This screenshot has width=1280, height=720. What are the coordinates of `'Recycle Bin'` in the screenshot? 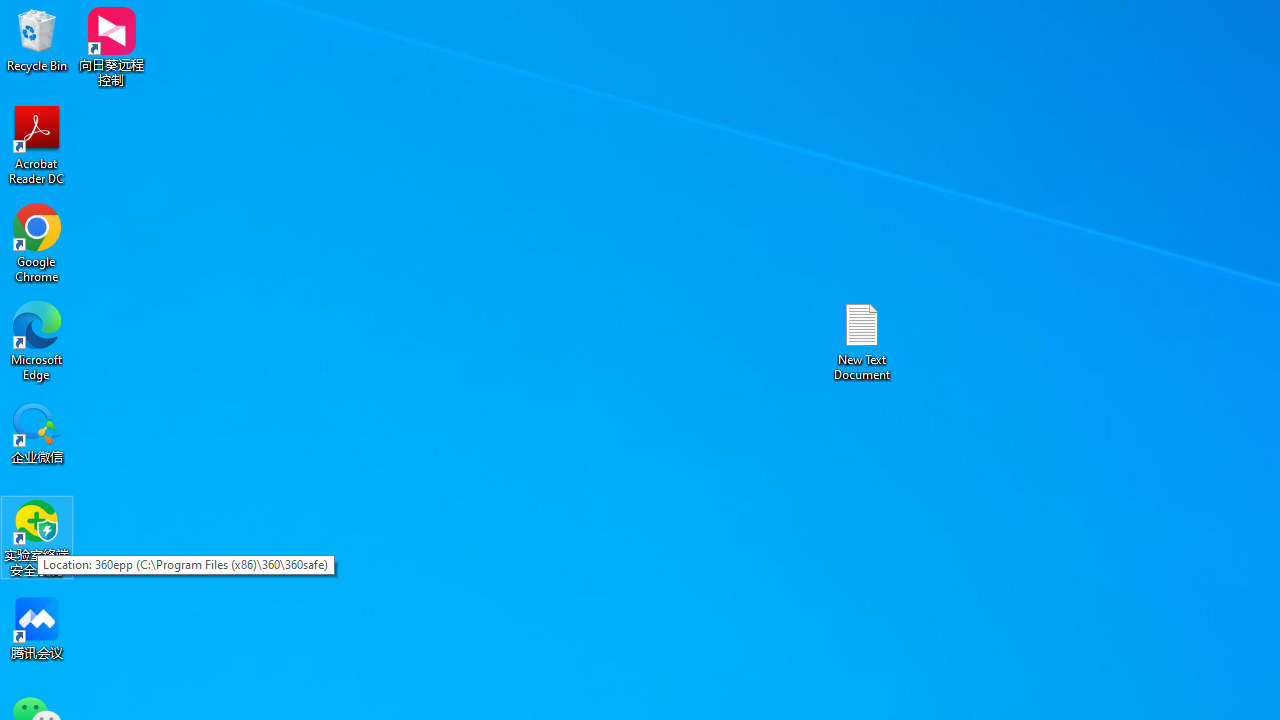 It's located at (37, 39).